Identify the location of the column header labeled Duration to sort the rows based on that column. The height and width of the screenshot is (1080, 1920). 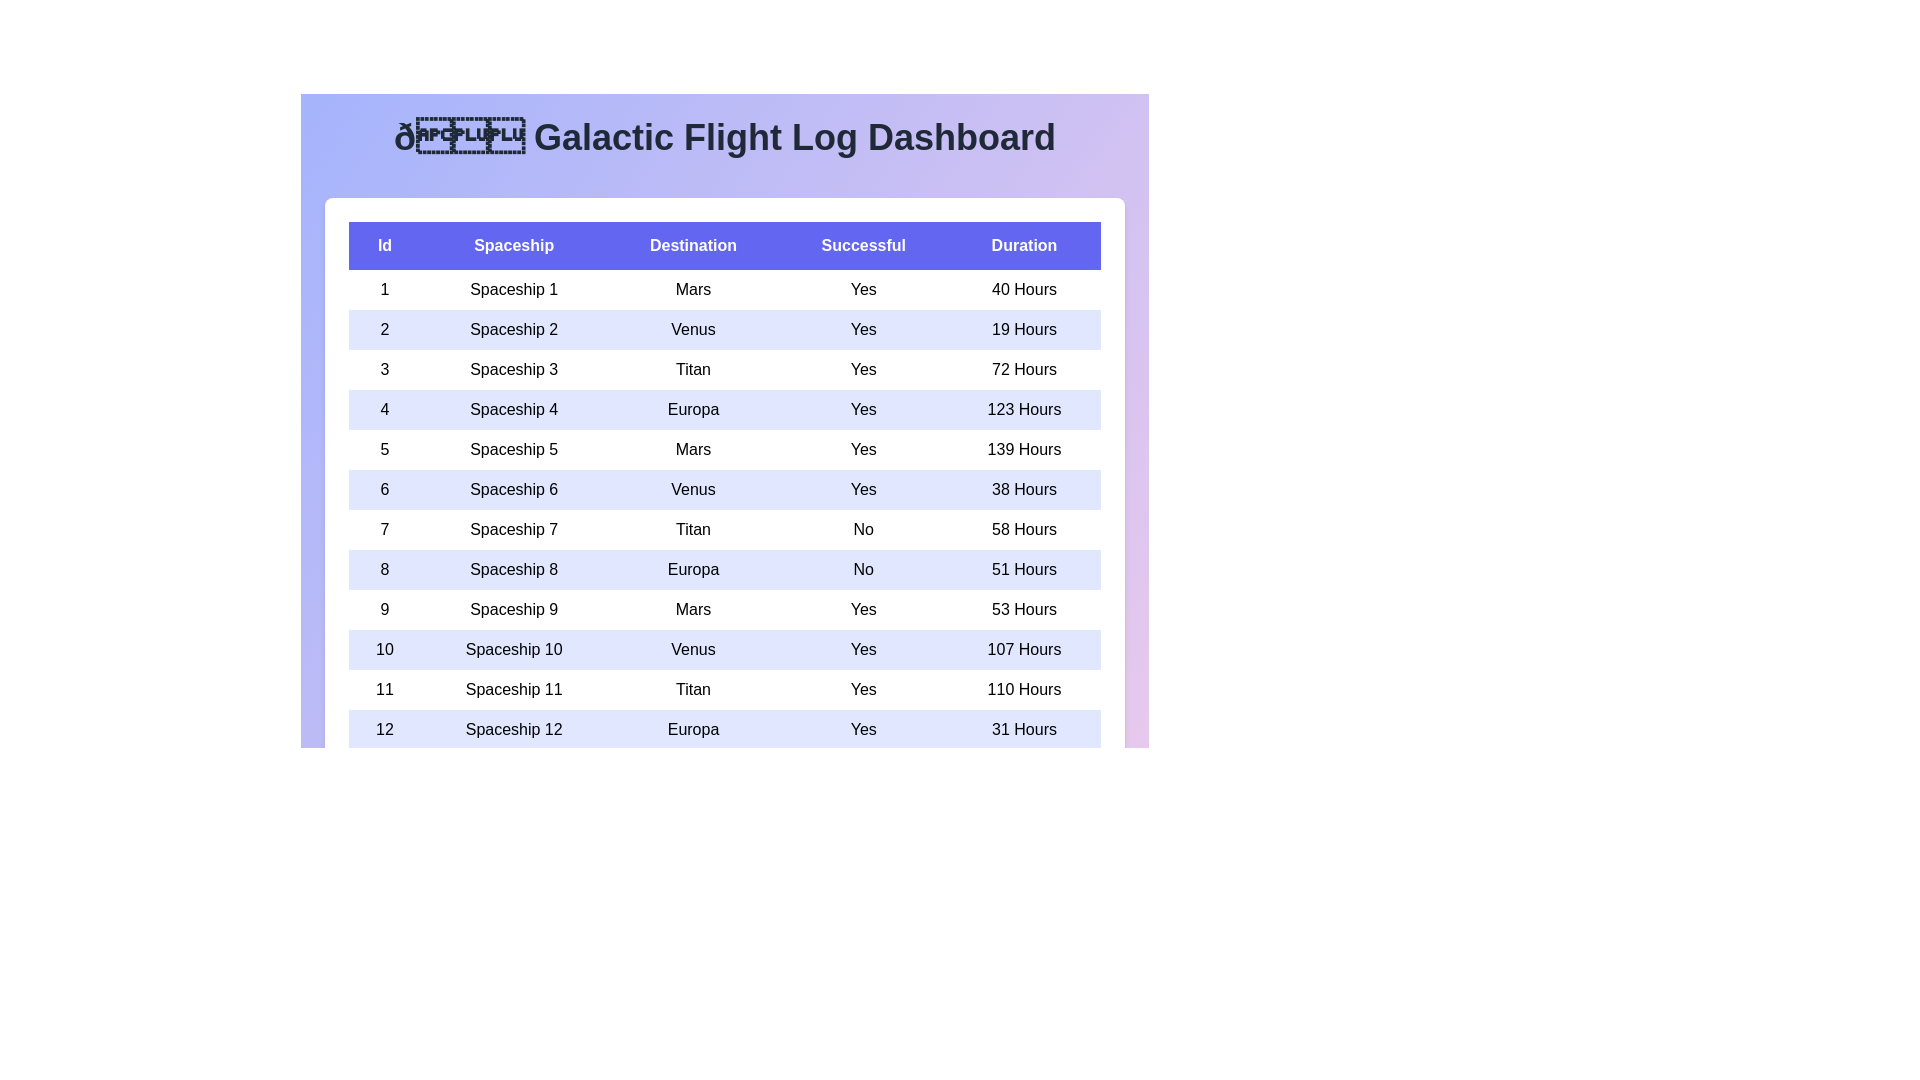
(1024, 245).